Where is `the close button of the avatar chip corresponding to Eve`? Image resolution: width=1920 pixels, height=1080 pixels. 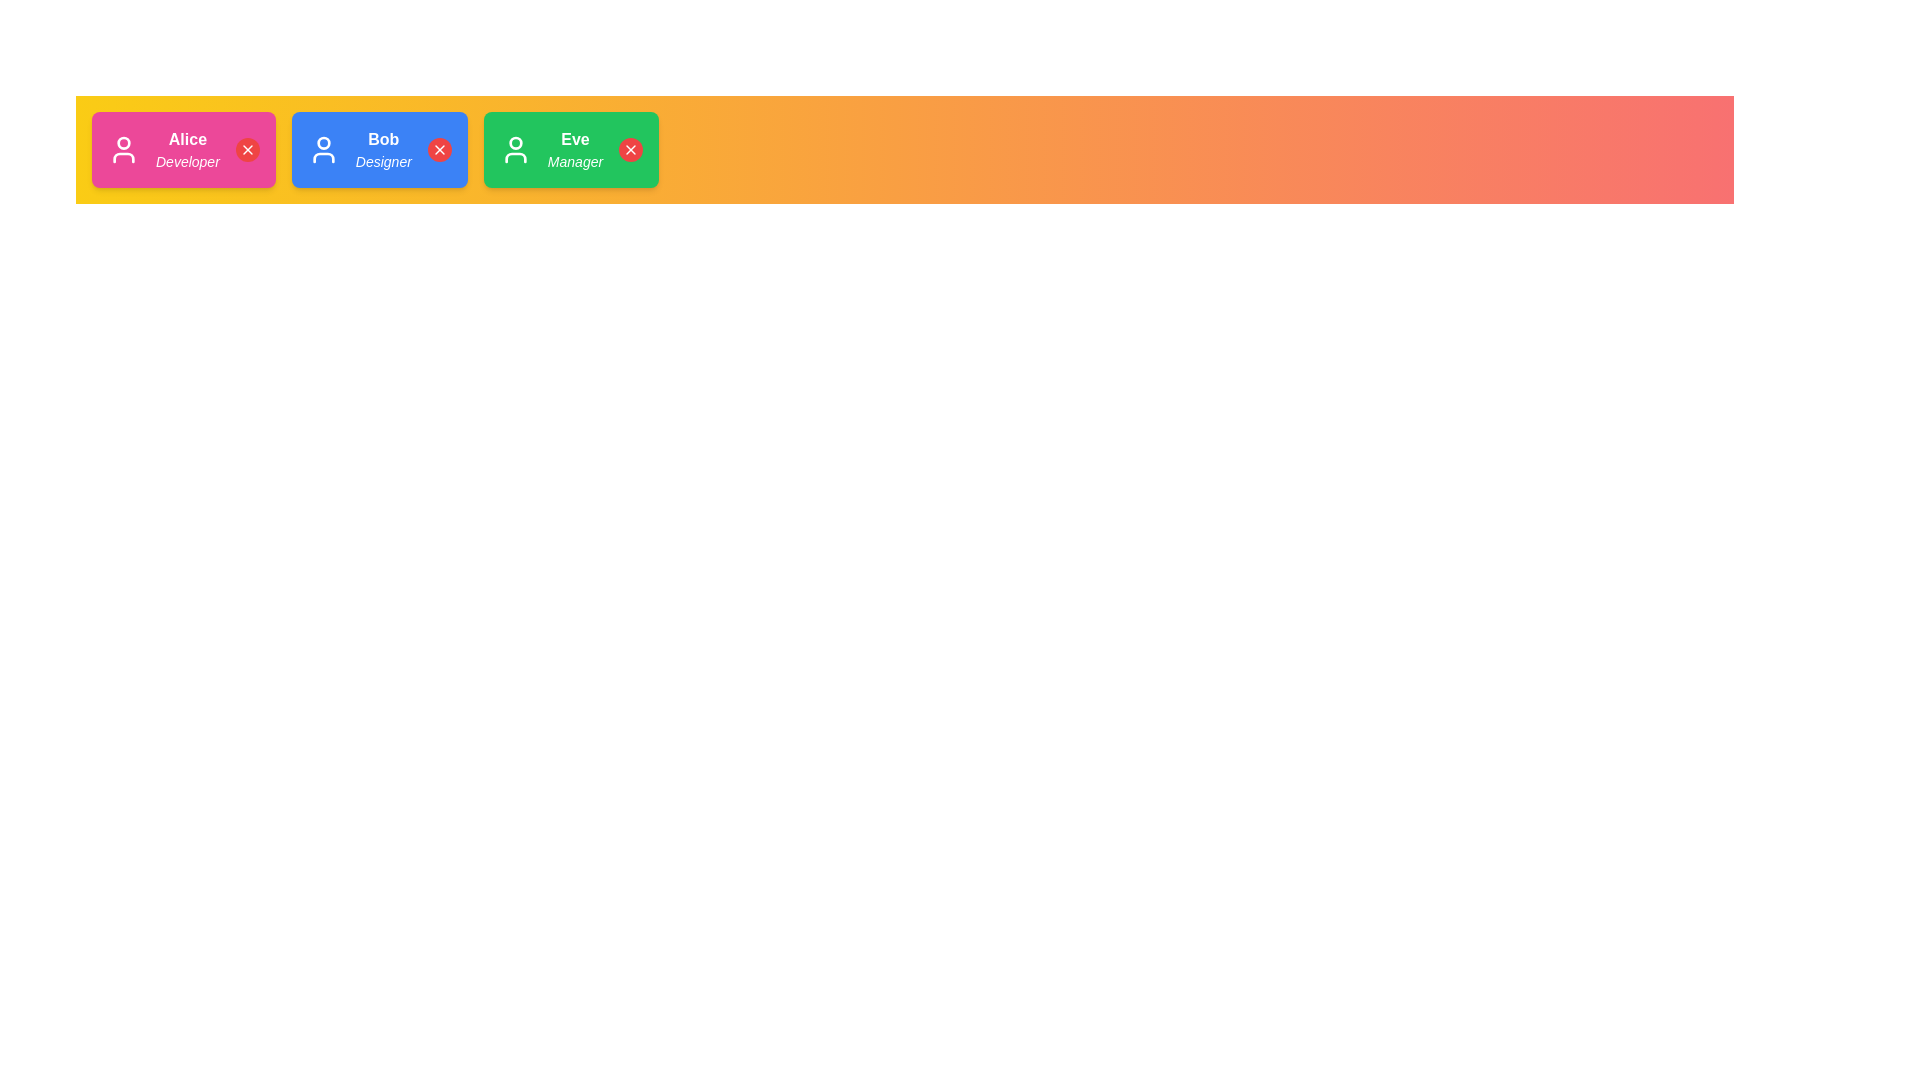
the close button of the avatar chip corresponding to Eve is located at coordinates (630, 149).